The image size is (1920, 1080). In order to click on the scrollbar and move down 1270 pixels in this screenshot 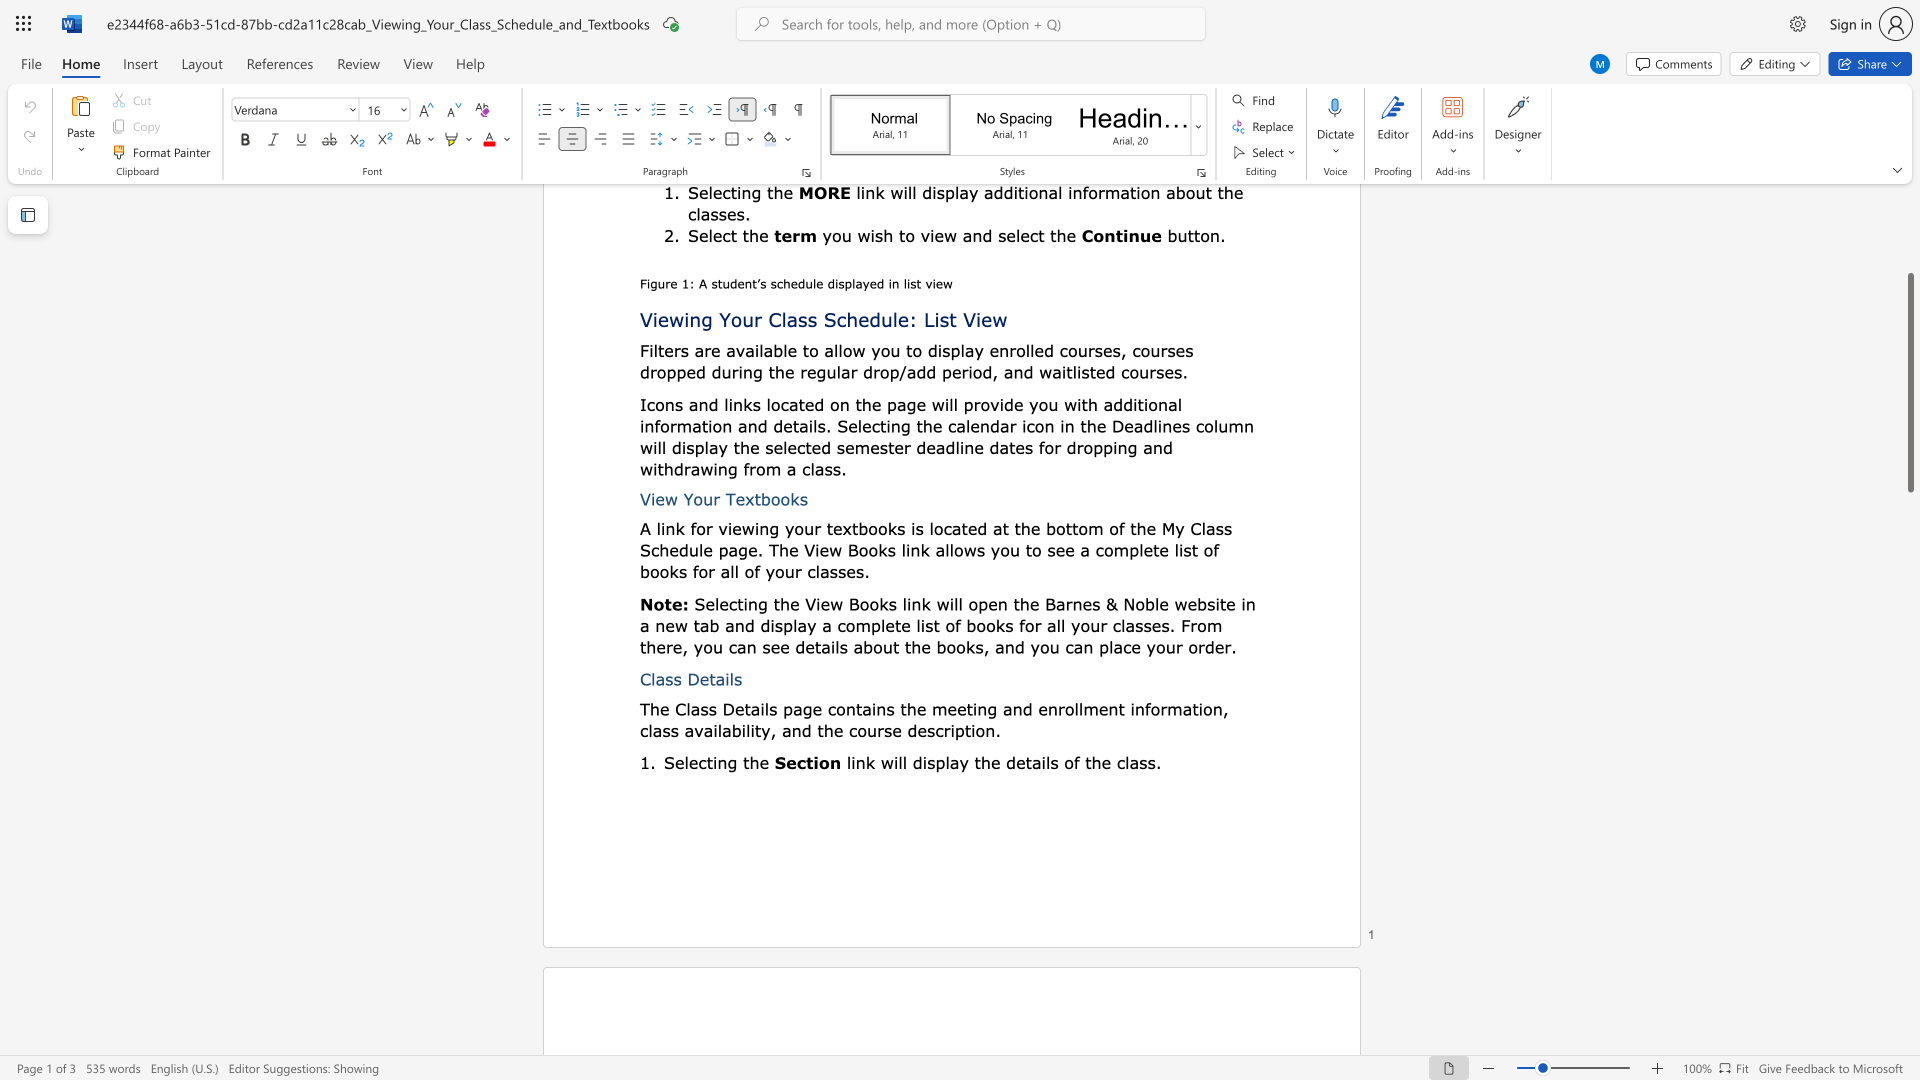, I will do `click(1909, 382)`.